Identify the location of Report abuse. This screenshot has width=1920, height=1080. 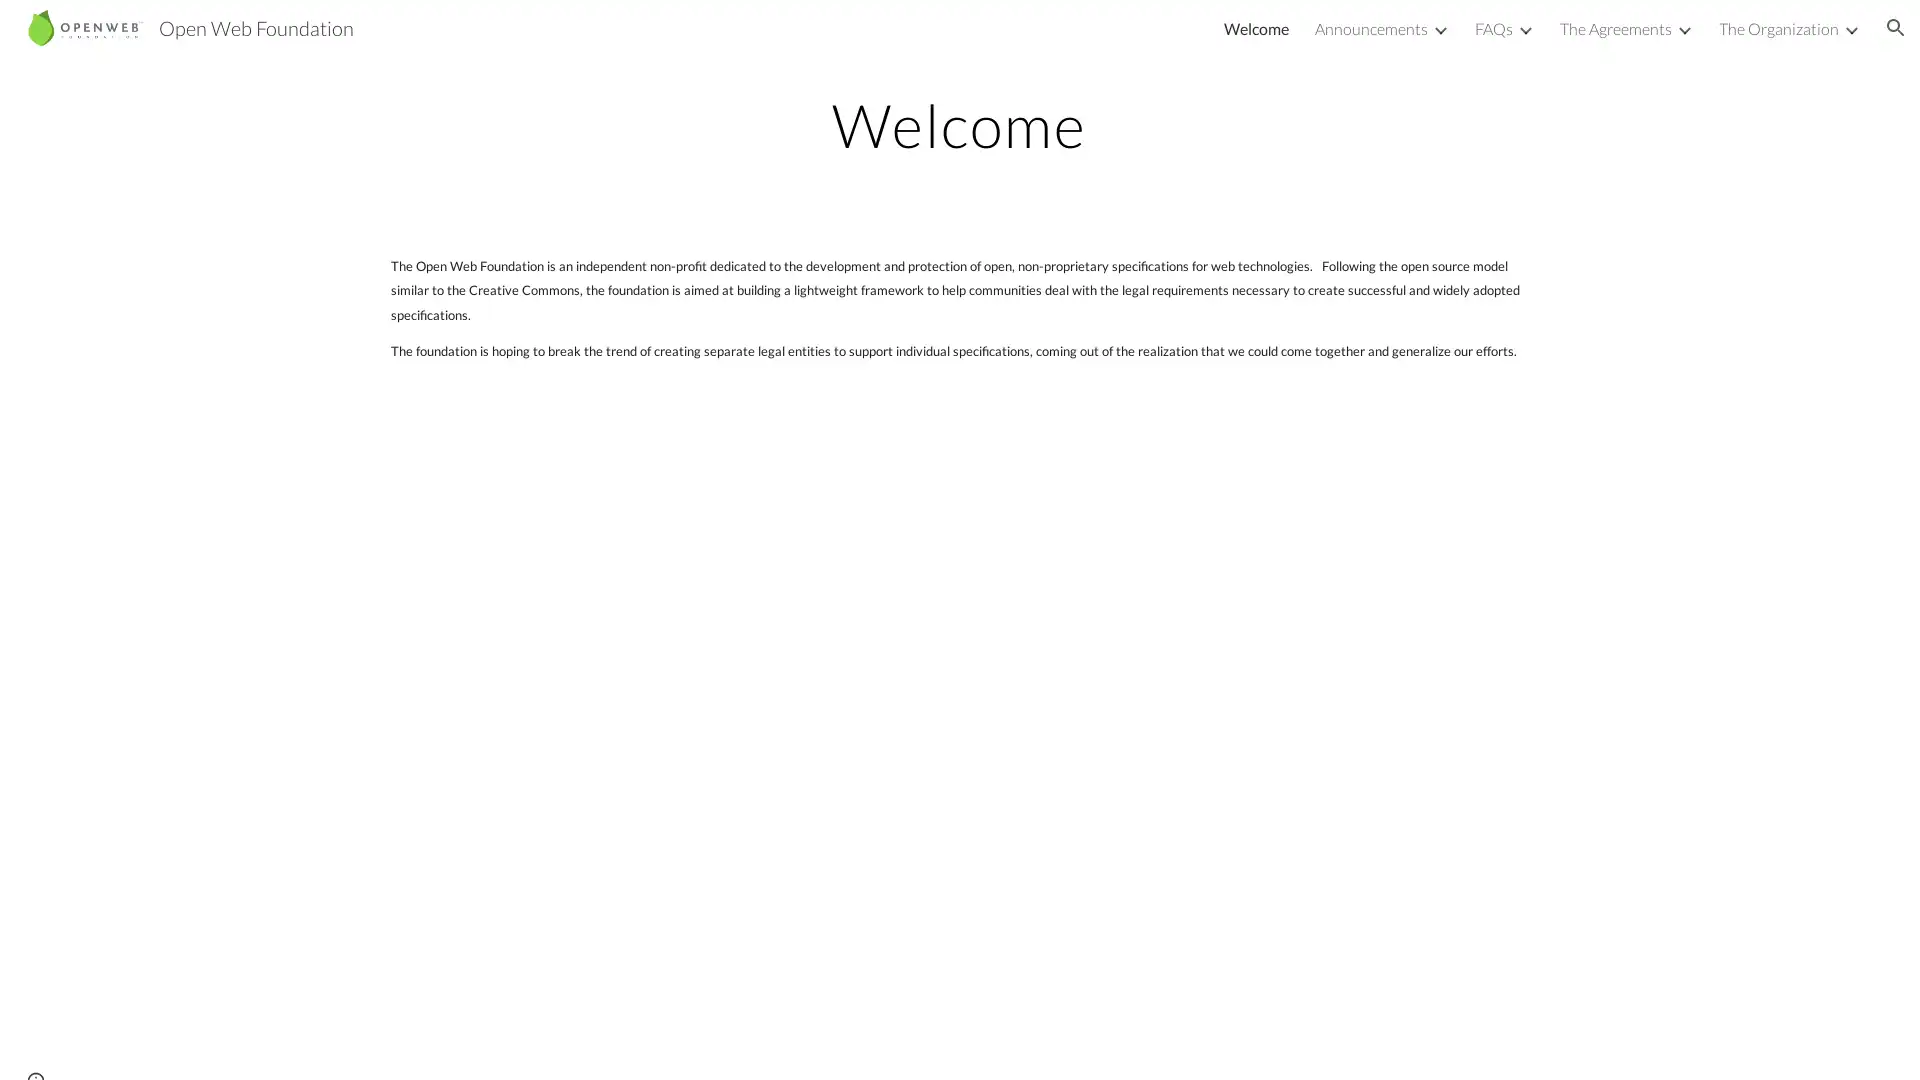
(240, 1044).